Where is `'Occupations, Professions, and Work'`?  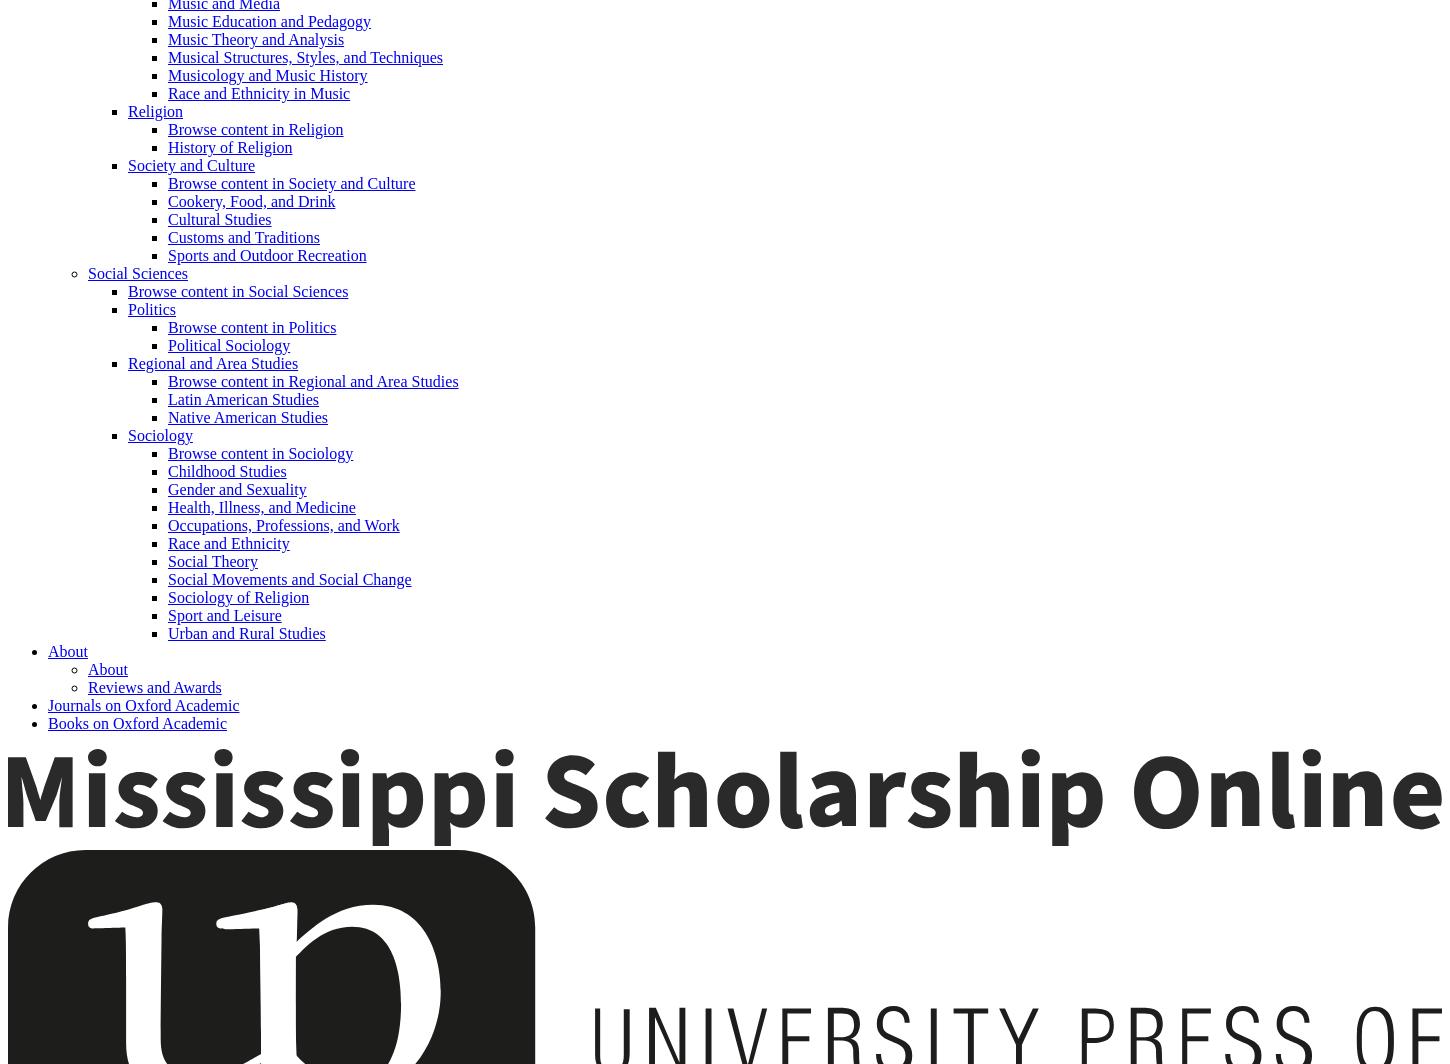 'Occupations, Professions, and Work' is located at coordinates (283, 525).